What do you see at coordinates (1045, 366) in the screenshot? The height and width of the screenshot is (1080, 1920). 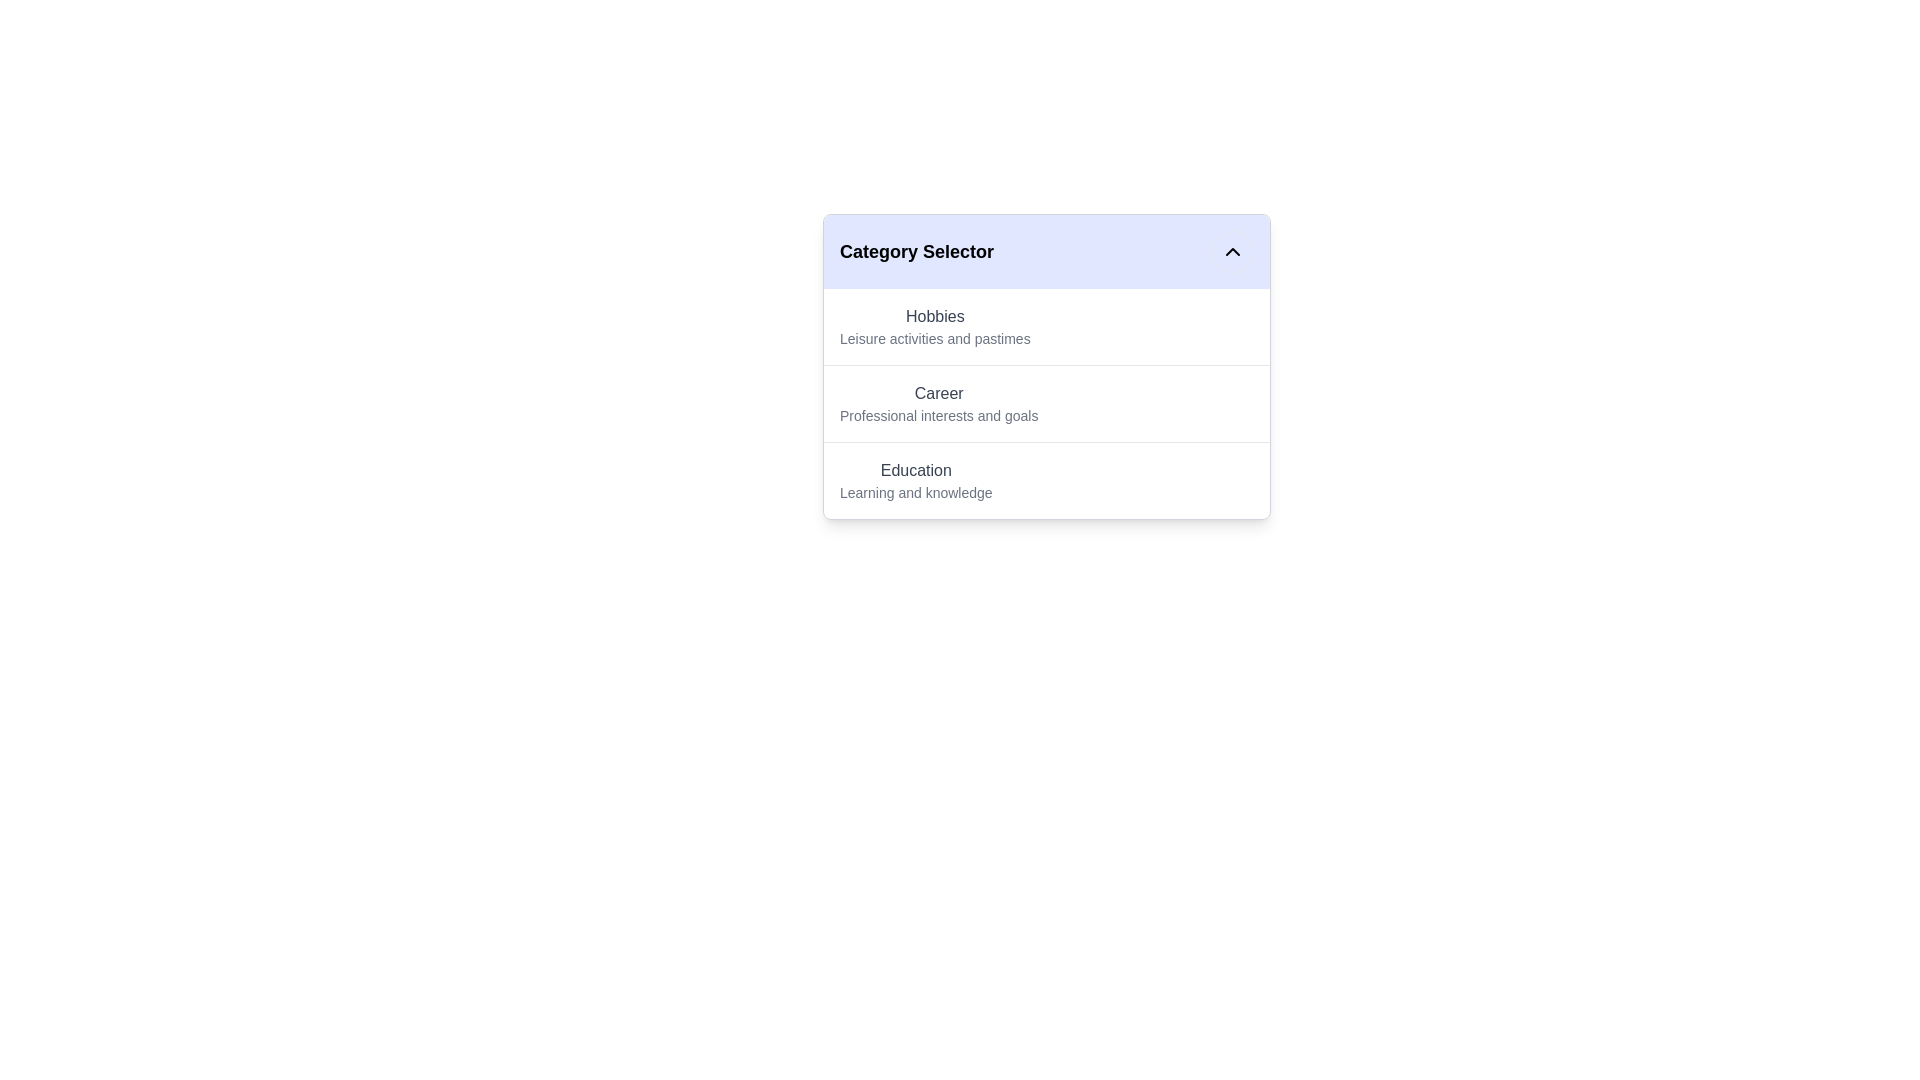 I see `the second category entry in the card-styled dropdown list that contains 'Hobbies', 'Career', and 'Education'` at bounding box center [1045, 366].